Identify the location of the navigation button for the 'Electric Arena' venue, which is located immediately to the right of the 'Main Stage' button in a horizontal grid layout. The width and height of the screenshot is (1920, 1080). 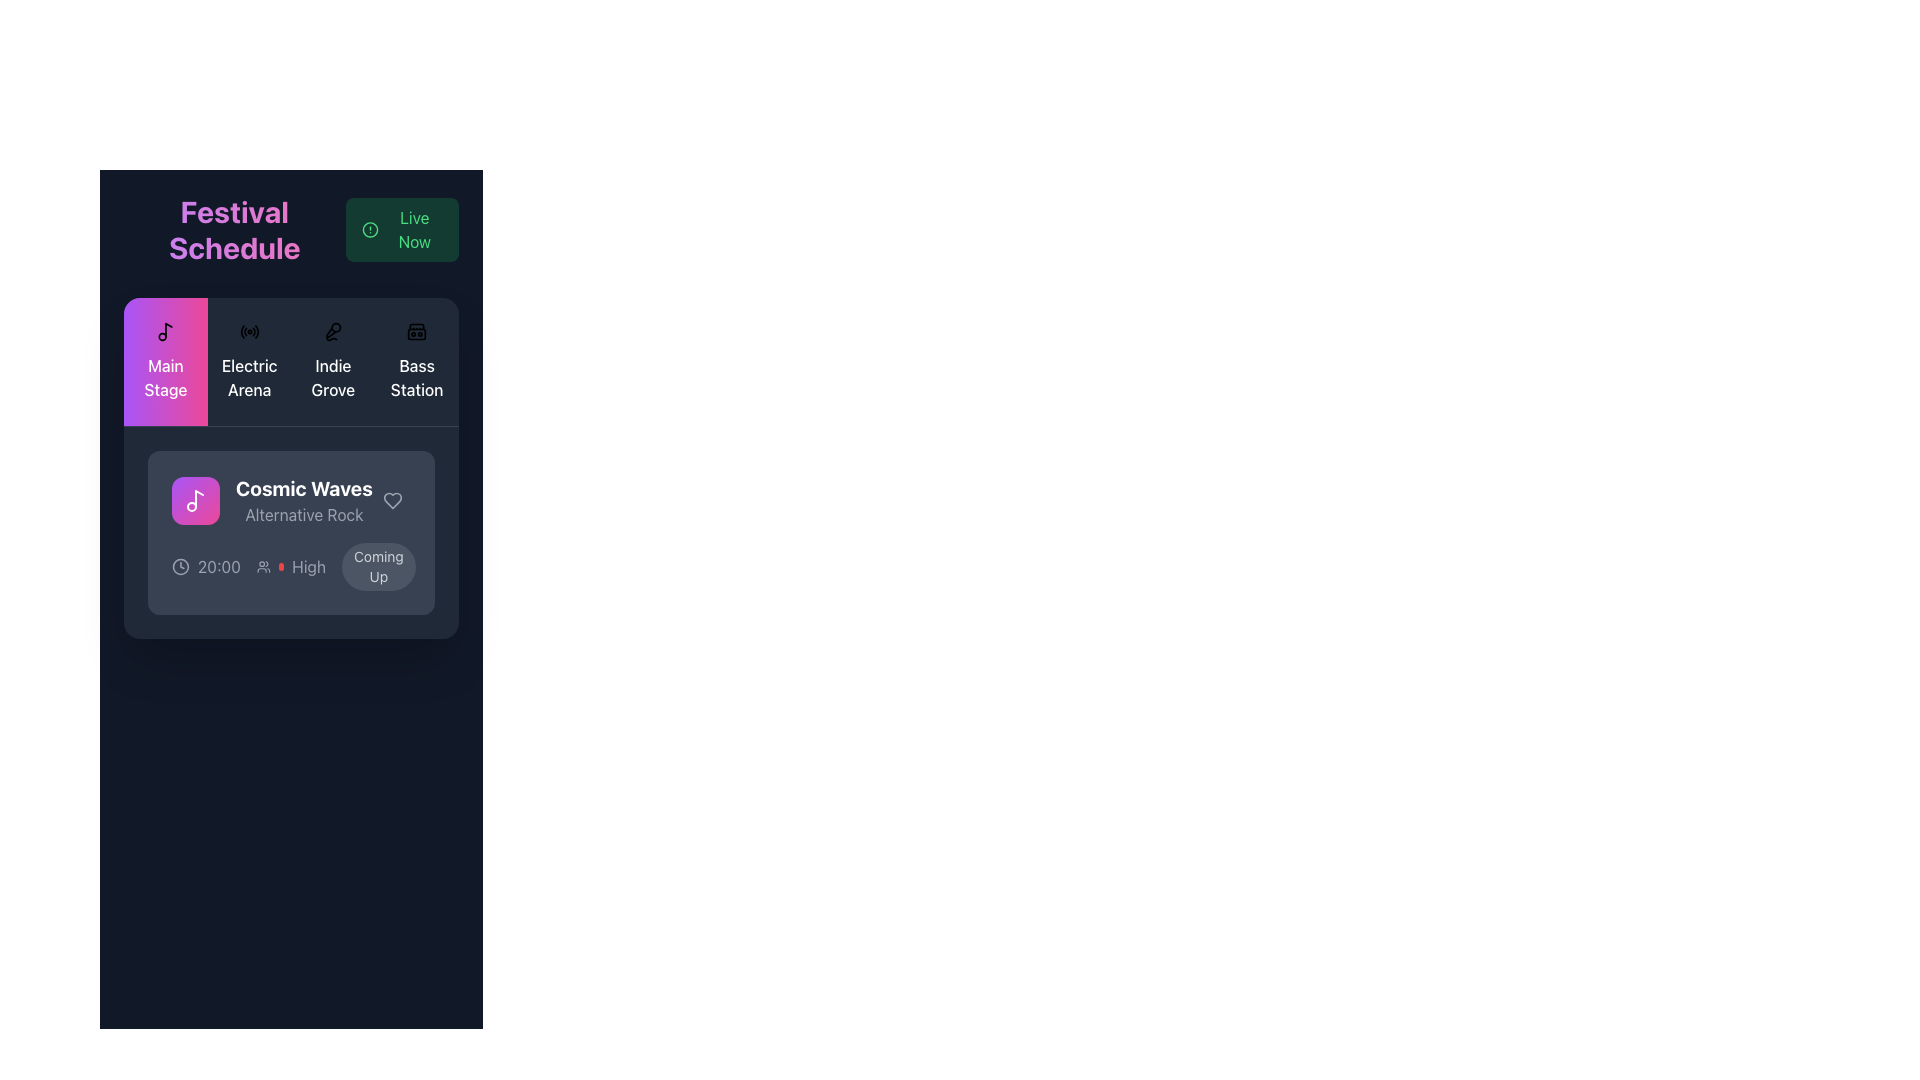
(248, 362).